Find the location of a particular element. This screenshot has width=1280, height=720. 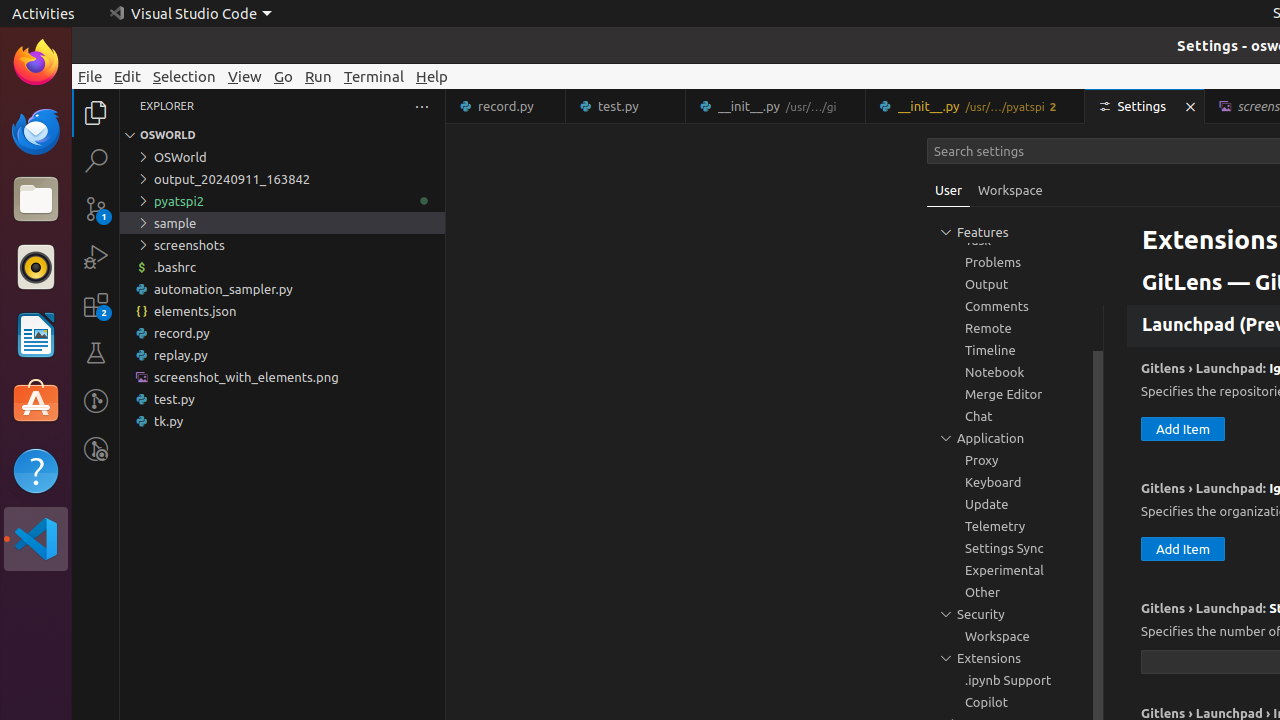

'Security, group' is located at coordinates (1015, 613).